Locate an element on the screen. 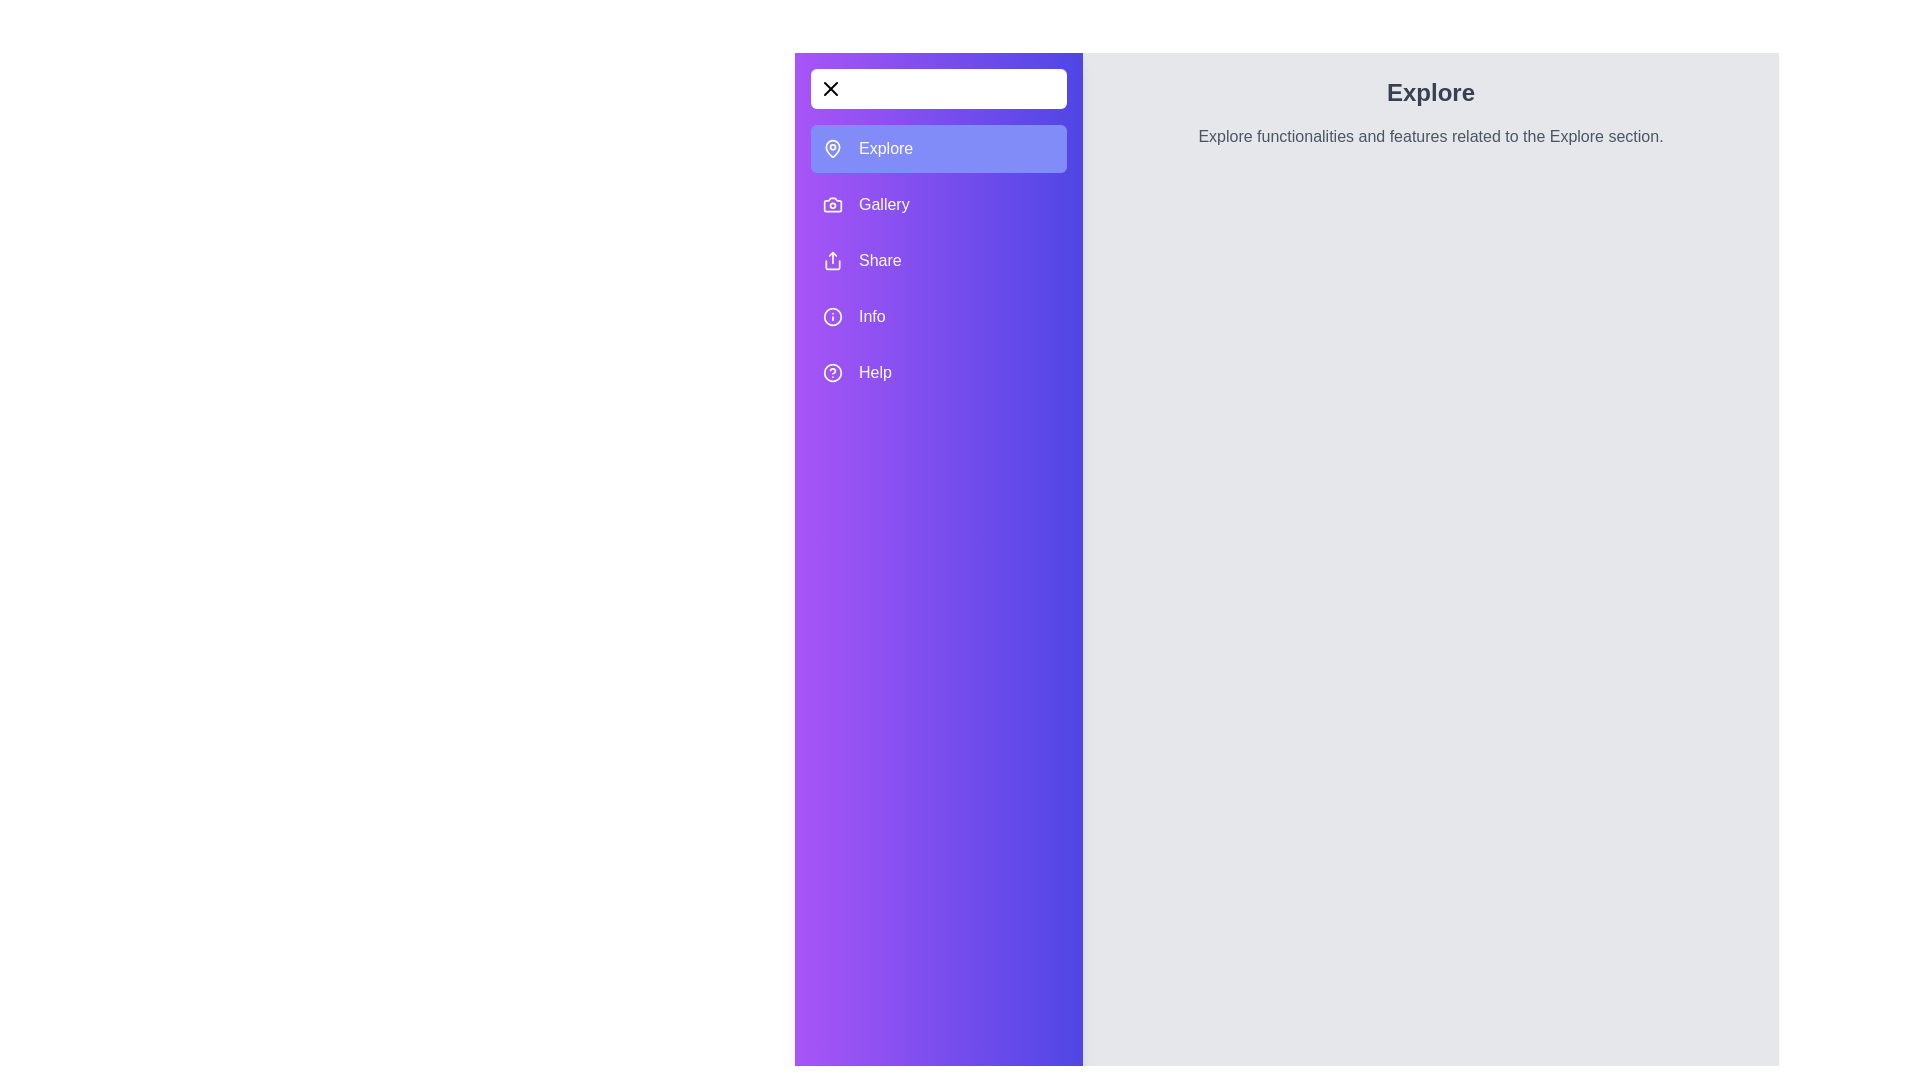 This screenshot has width=1920, height=1080. the tab labeled Explore in the navigation drawer is located at coordinates (938, 148).